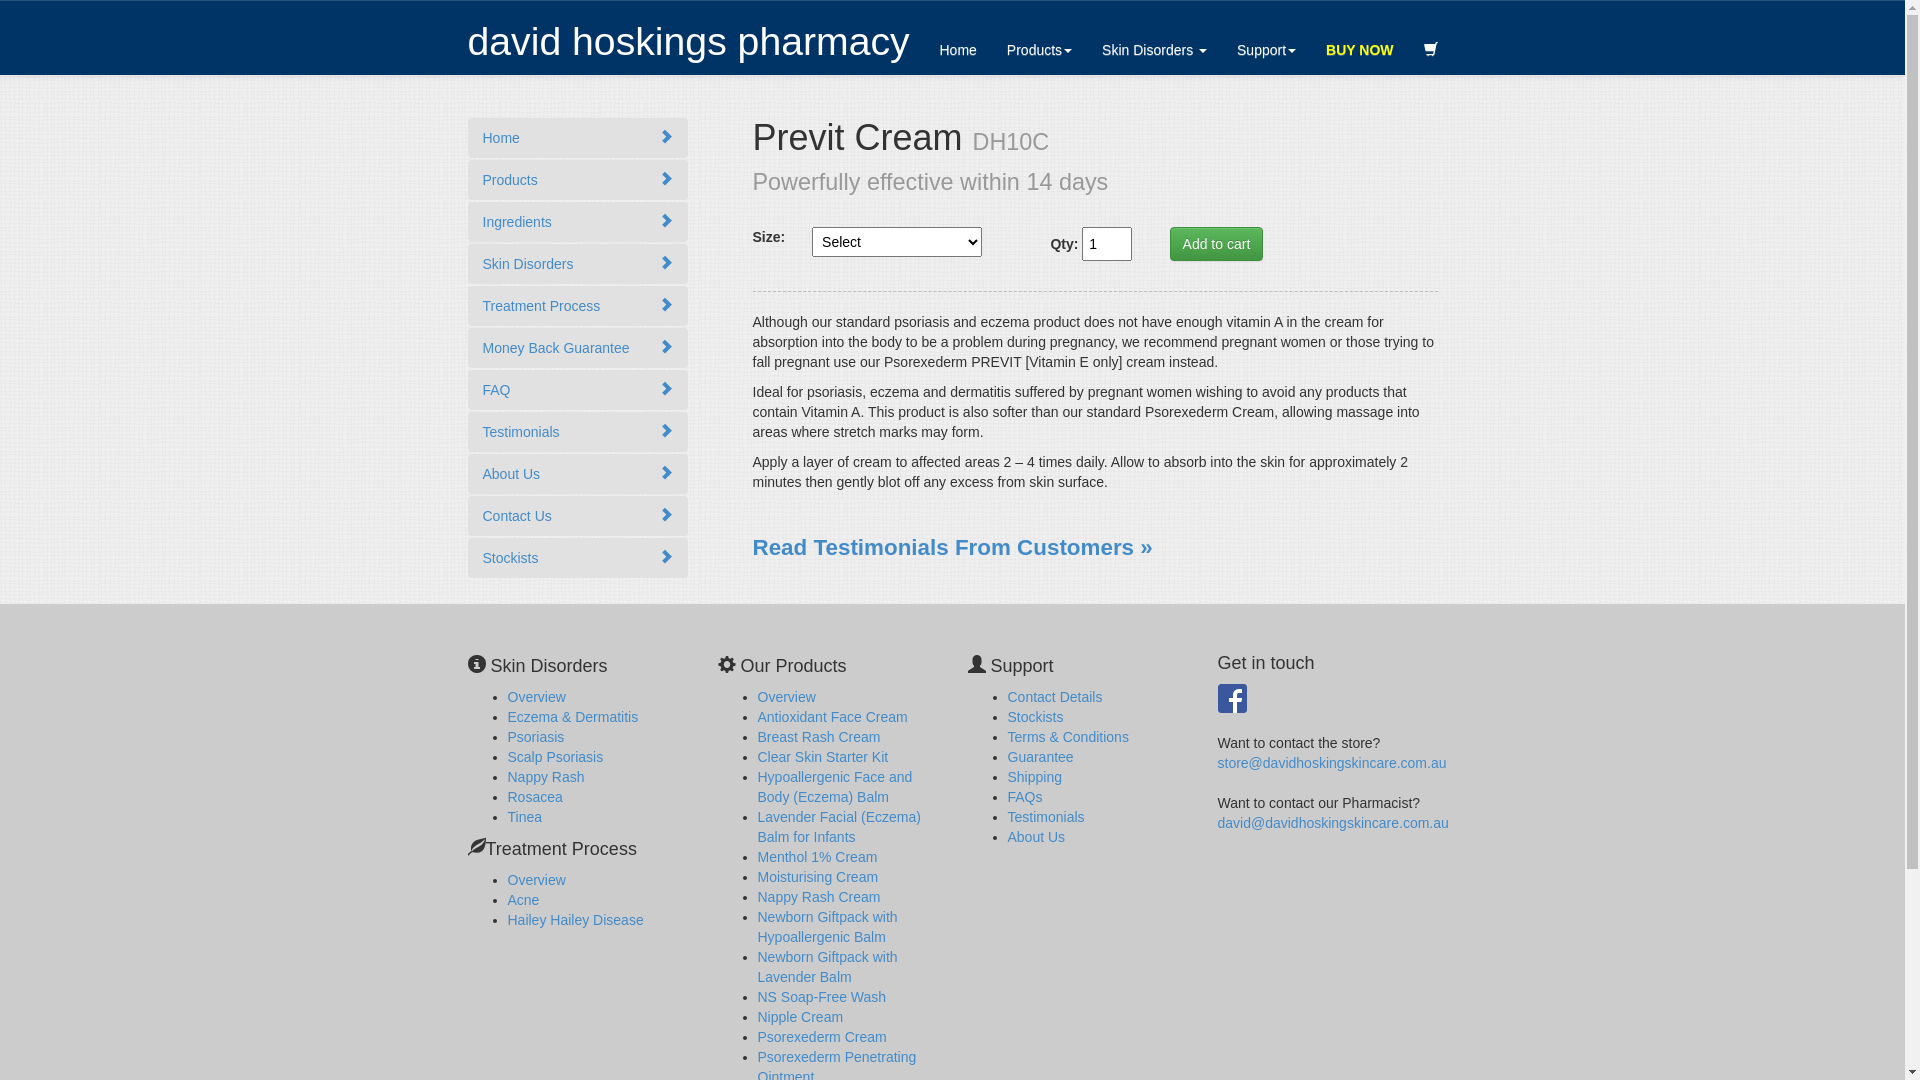  I want to click on 'Stockists', so click(576, 558).